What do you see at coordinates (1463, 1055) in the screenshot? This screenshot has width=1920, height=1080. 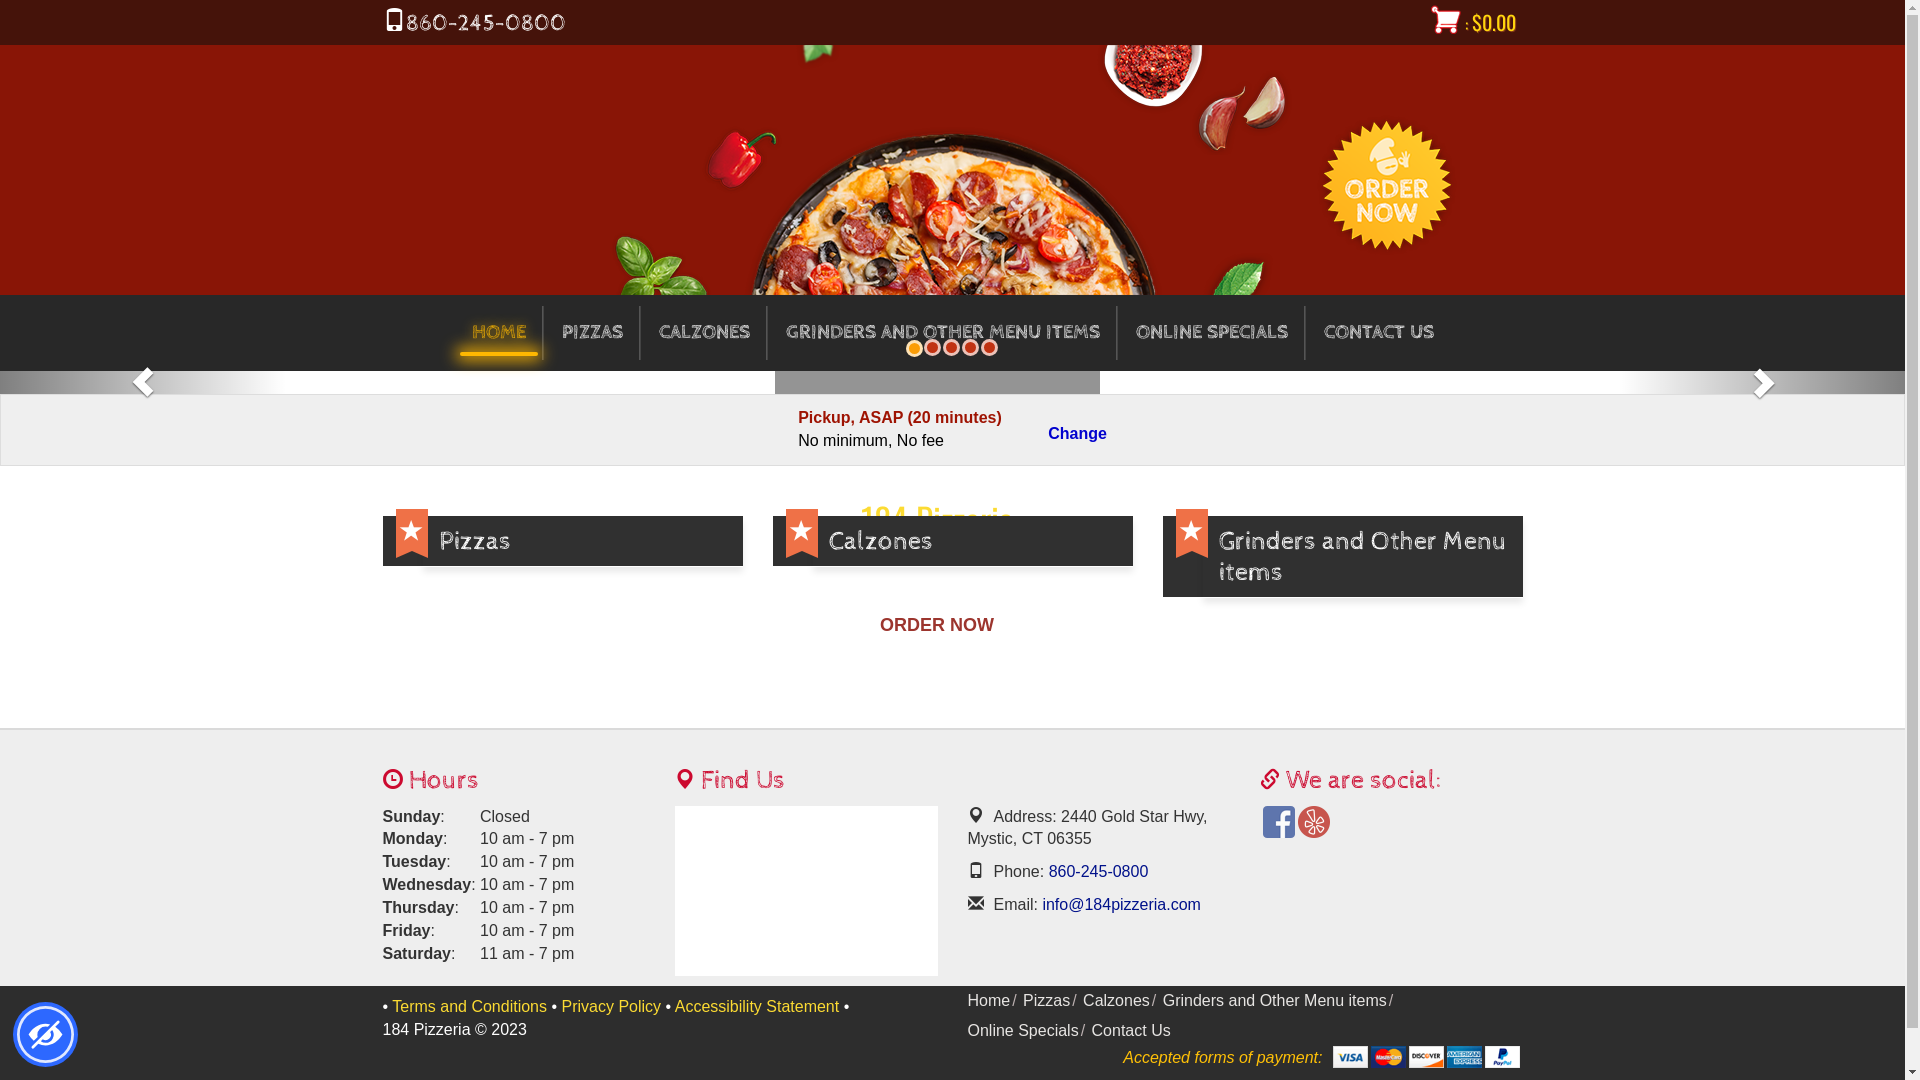 I see `'American Express'` at bounding box center [1463, 1055].